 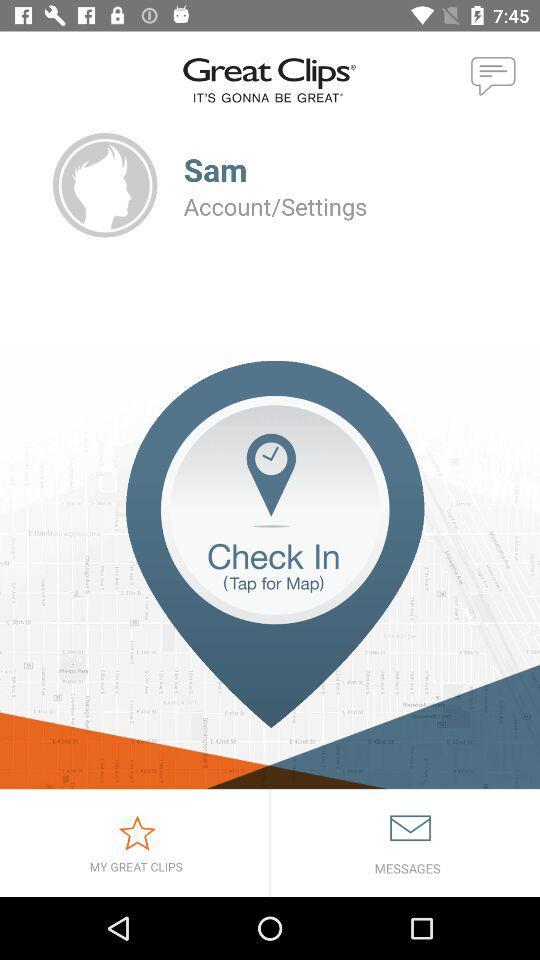 What do you see at coordinates (405, 842) in the screenshot?
I see `the icon at the bottom right corner` at bounding box center [405, 842].